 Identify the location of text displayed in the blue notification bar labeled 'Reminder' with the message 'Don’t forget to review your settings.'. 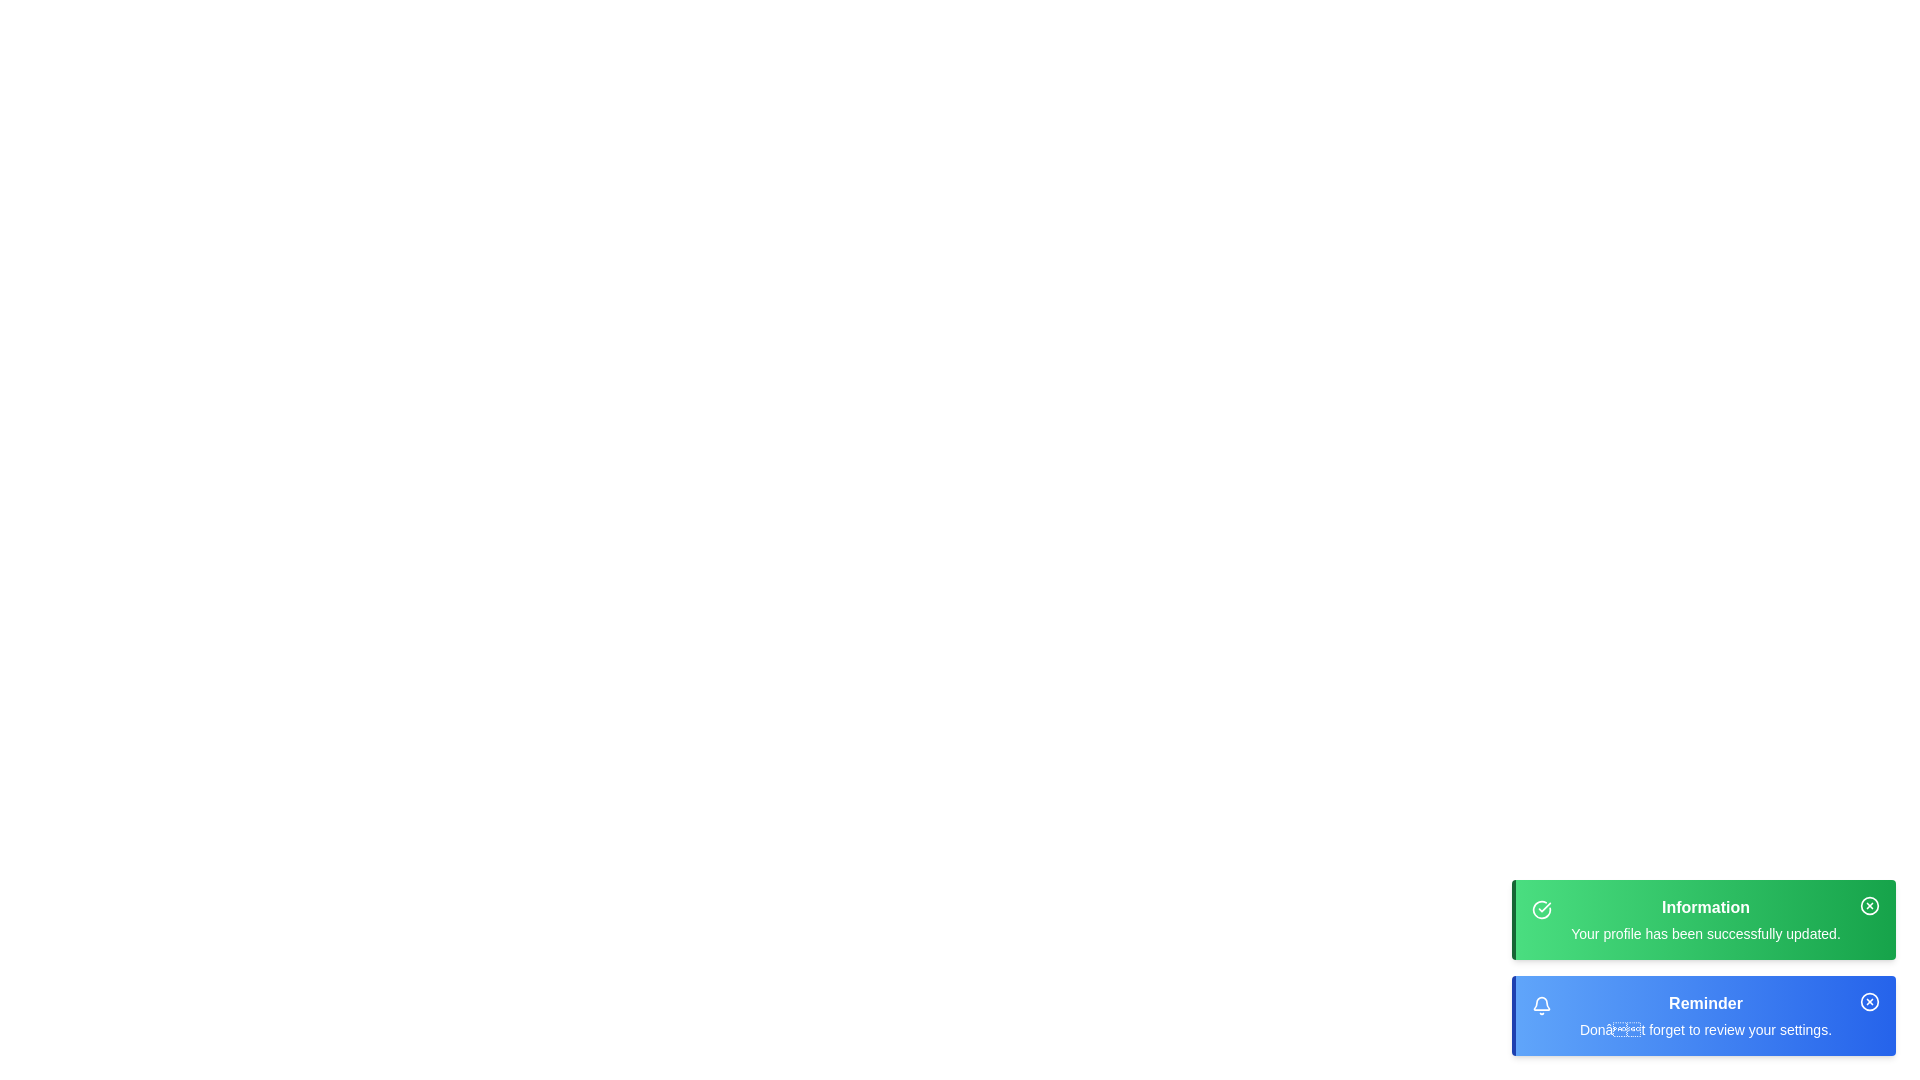
(1704, 1015).